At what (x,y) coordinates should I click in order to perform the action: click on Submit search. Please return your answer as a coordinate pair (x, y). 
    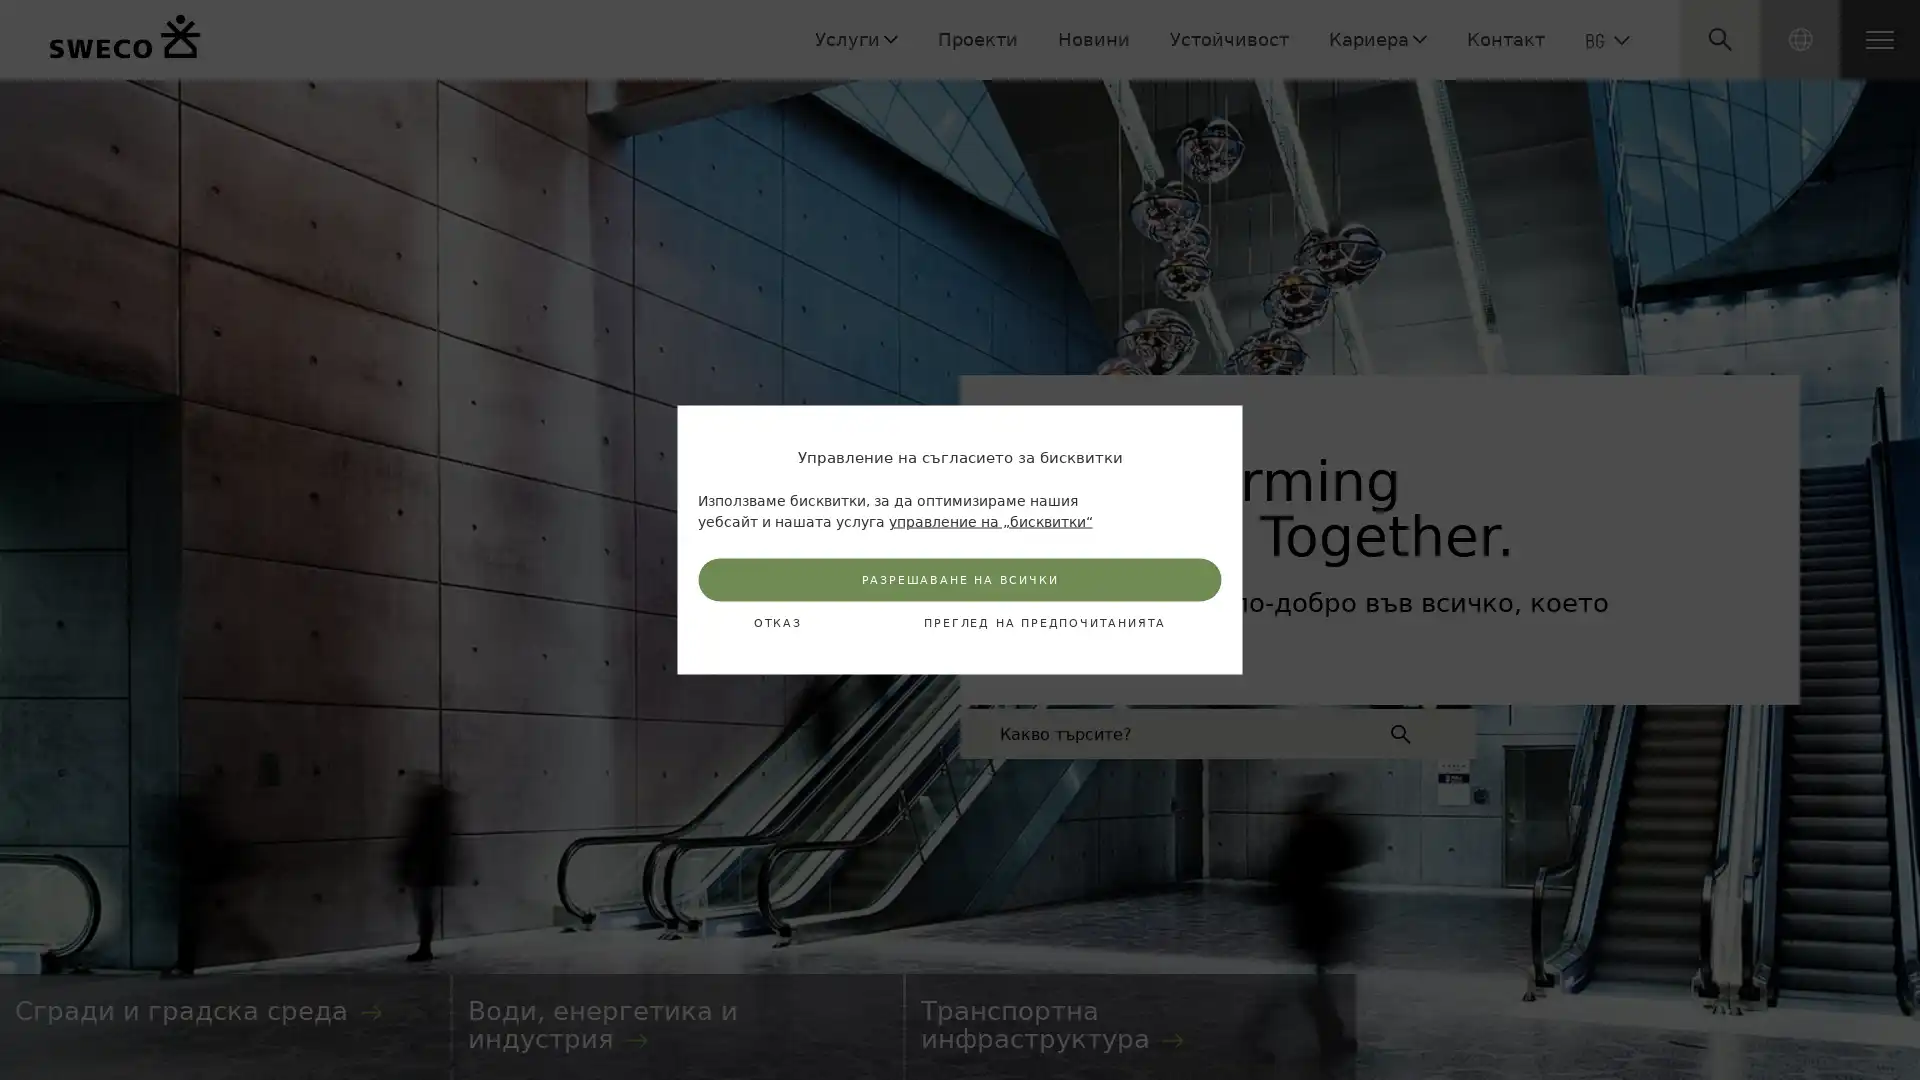
    Looking at the image, I should click on (1757, 220).